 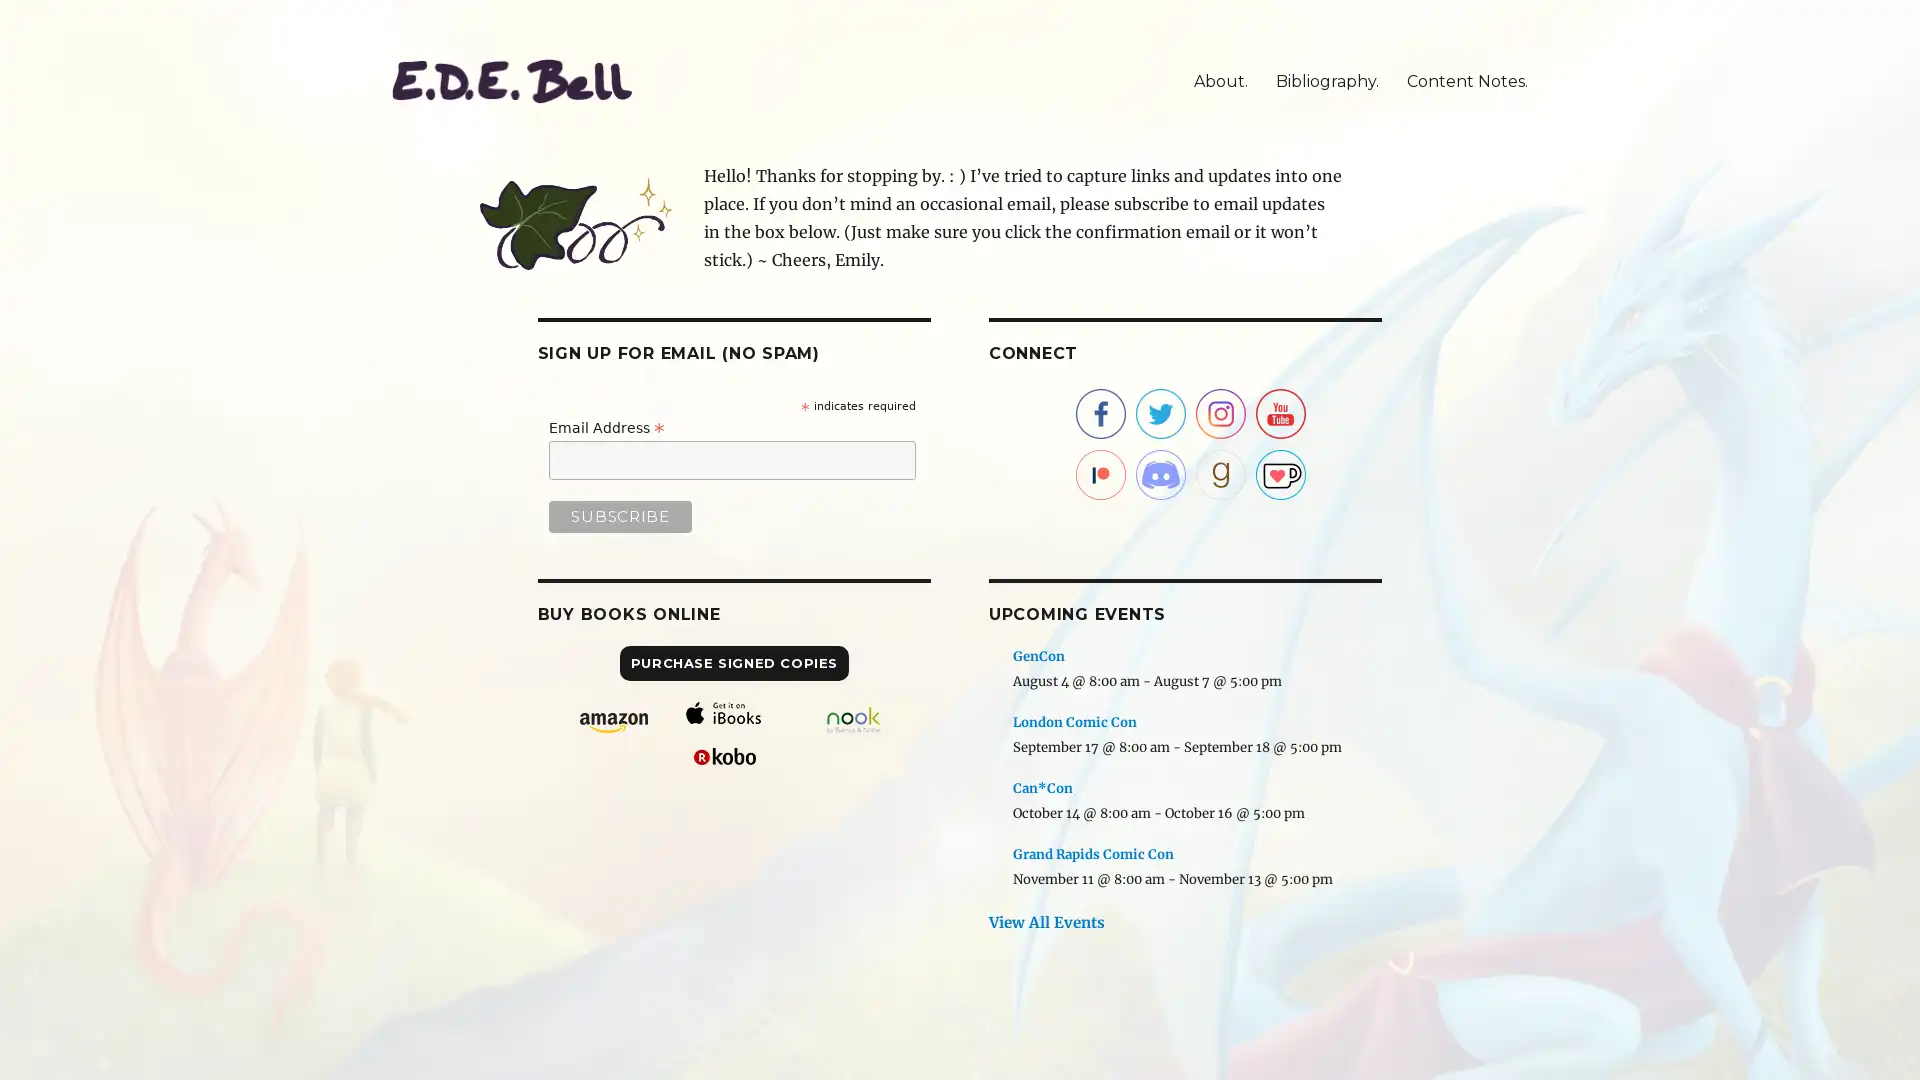 What do you see at coordinates (618, 515) in the screenshot?
I see `Subscribe` at bounding box center [618, 515].